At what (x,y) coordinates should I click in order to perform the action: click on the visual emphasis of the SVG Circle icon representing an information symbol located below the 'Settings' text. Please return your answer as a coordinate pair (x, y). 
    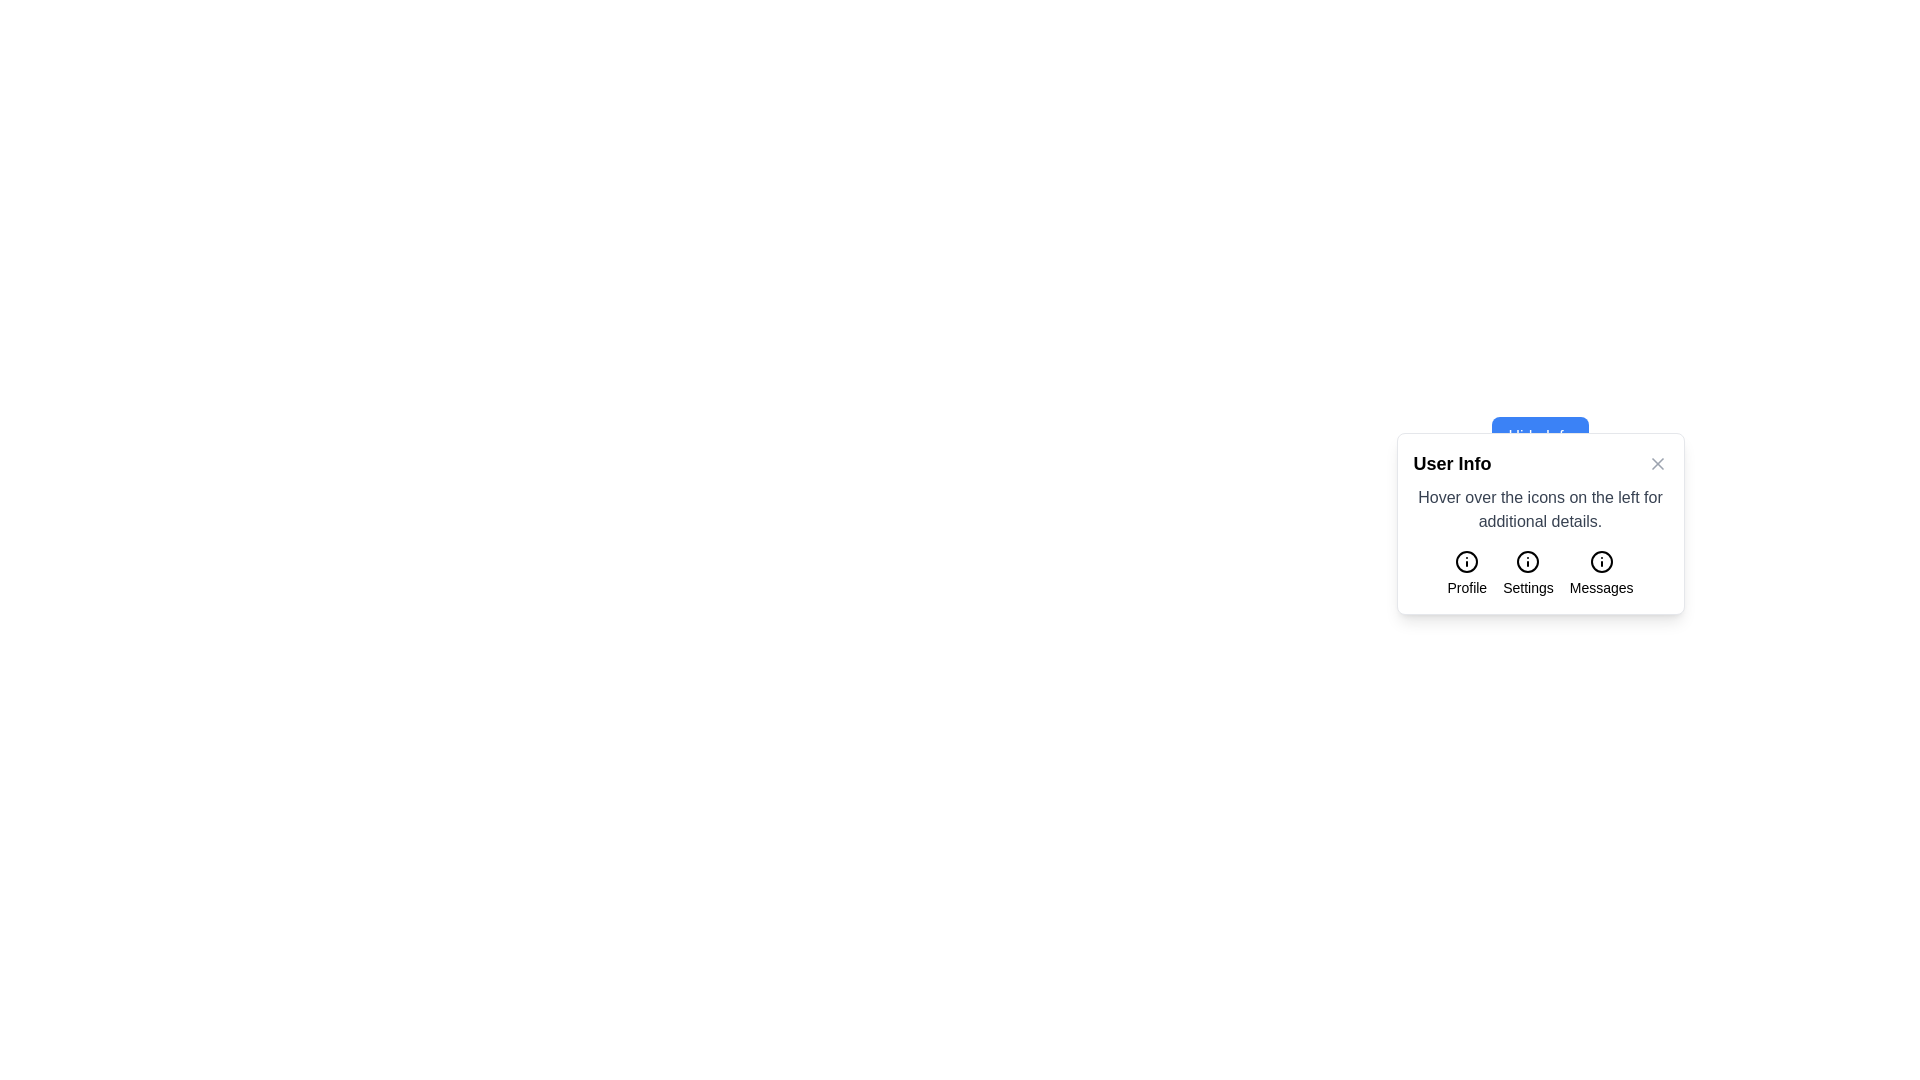
    Looking at the image, I should click on (1527, 562).